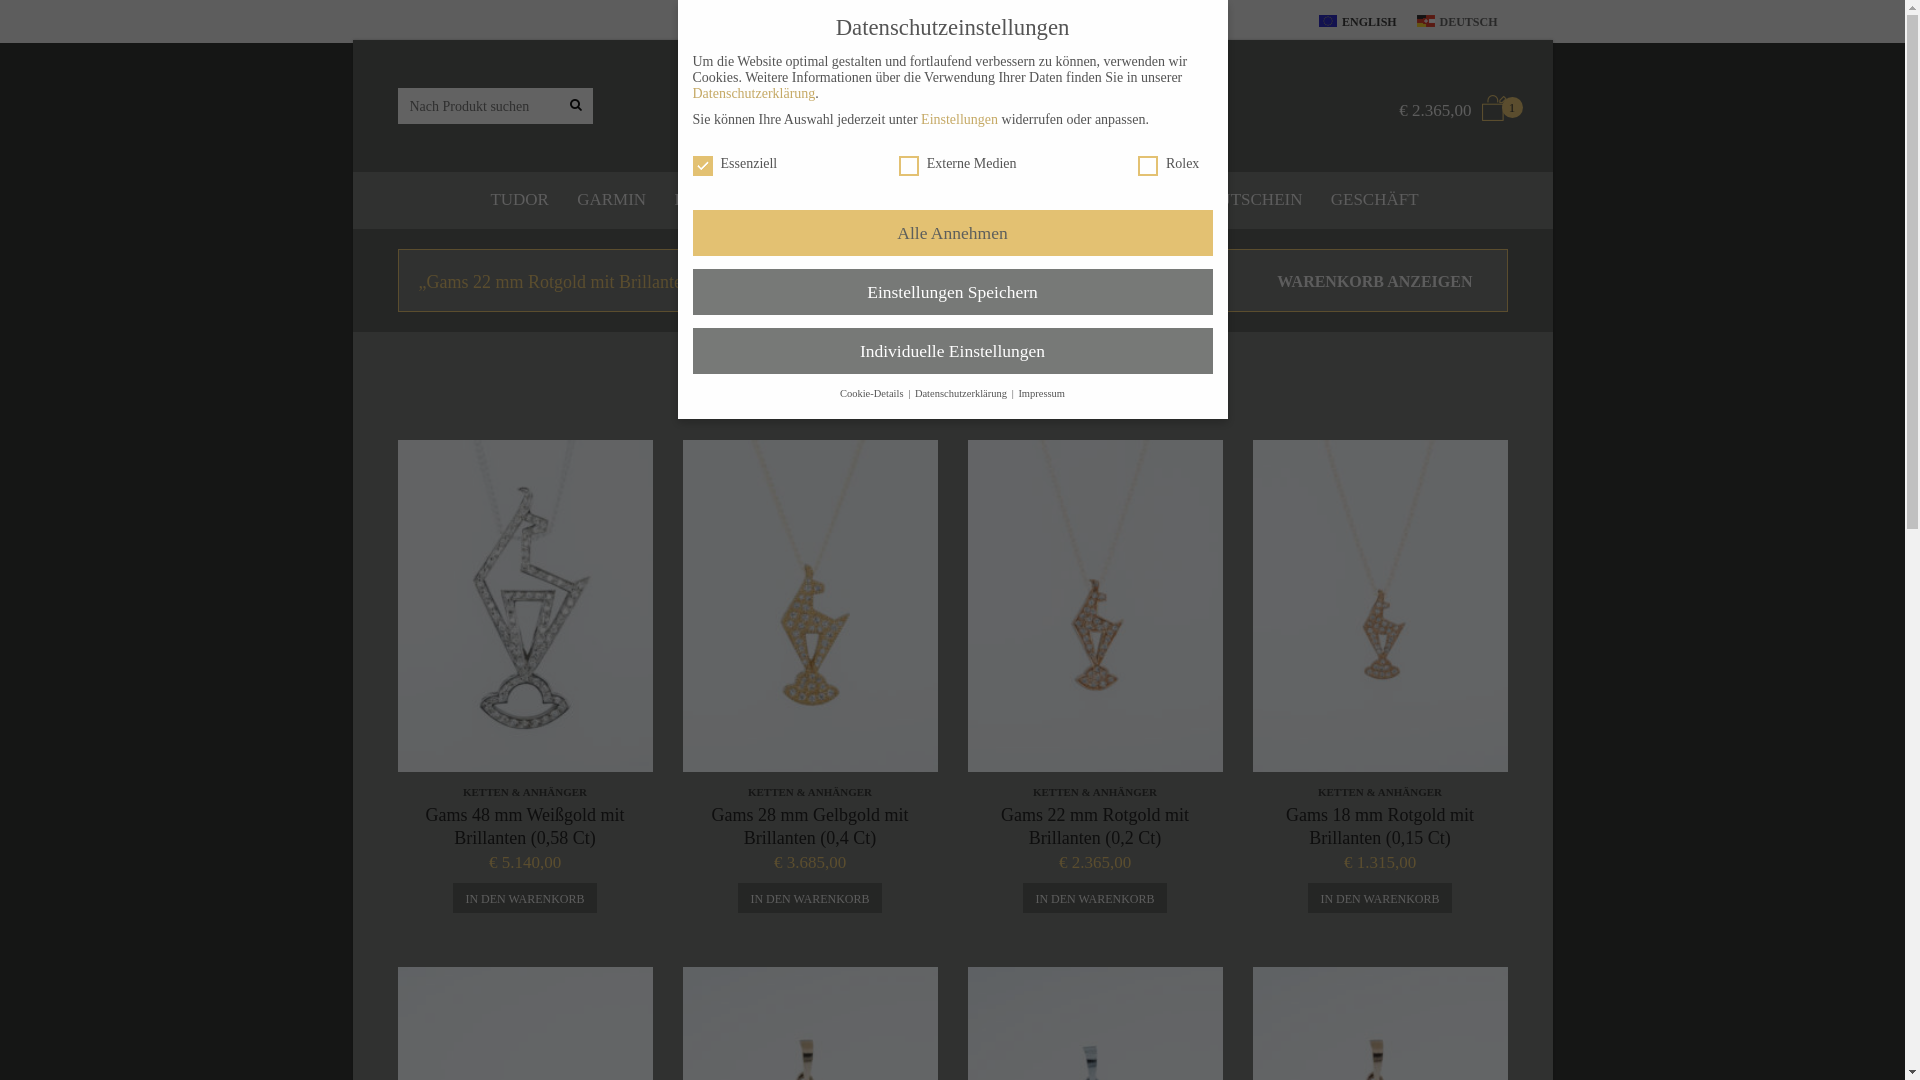  What do you see at coordinates (673, 200) in the screenshot?
I see `'KB UHR'` at bounding box center [673, 200].